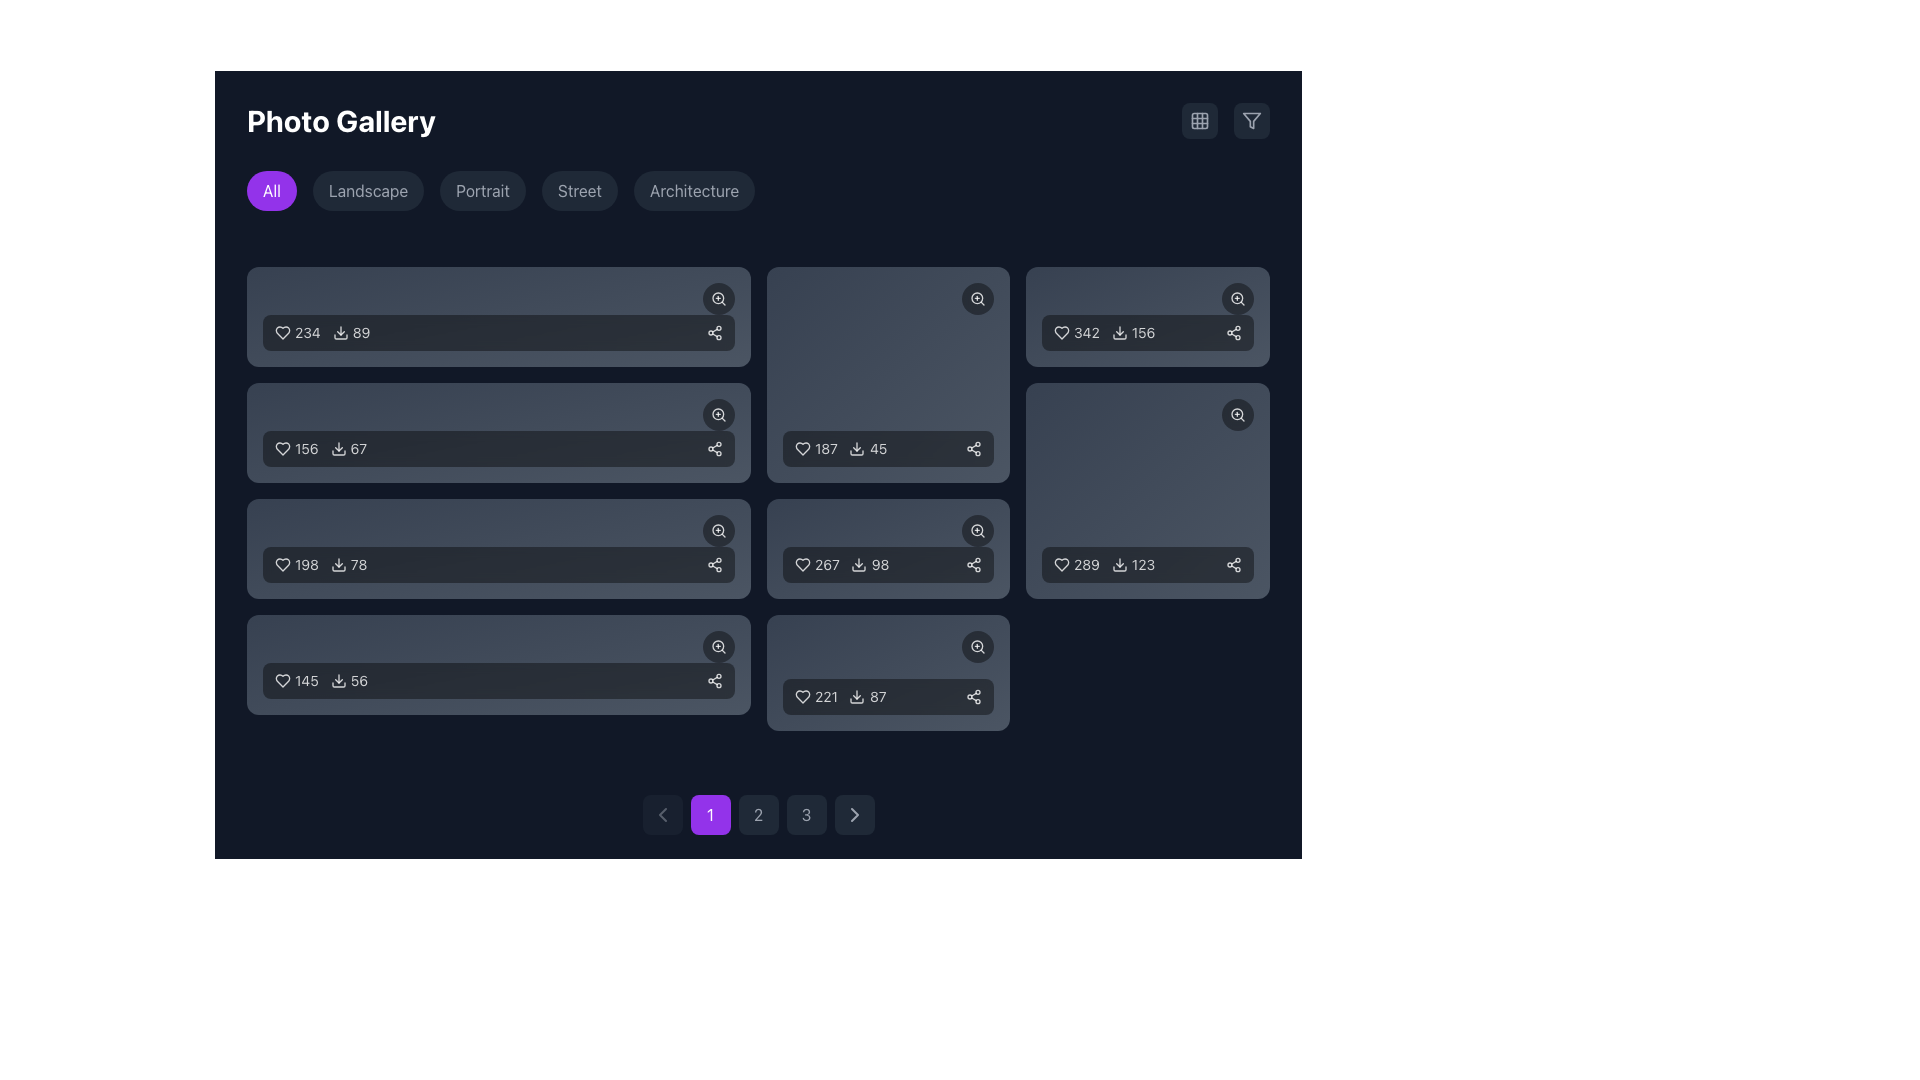  What do you see at coordinates (816, 564) in the screenshot?
I see `the text element displaying '267' likes, which is located in the lower middle section of the grid layout` at bounding box center [816, 564].